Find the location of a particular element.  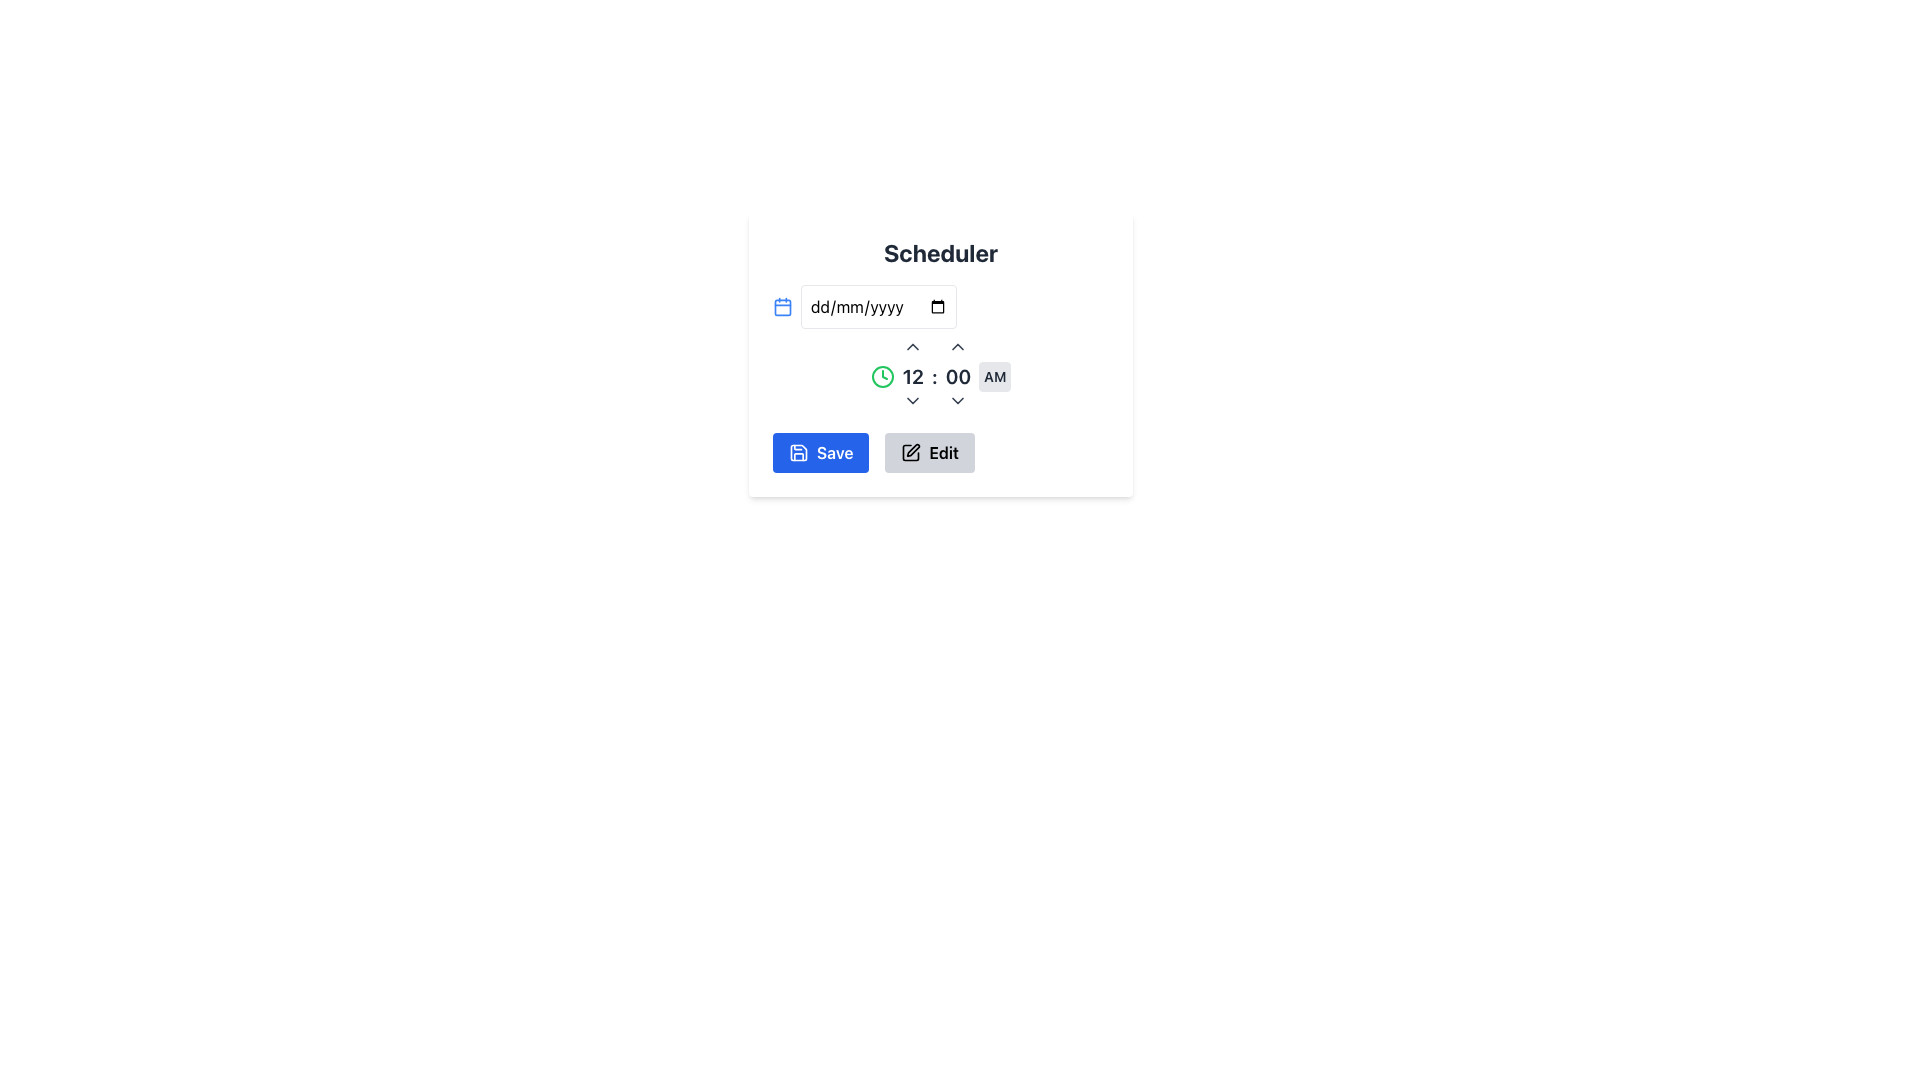

the down arrow of the Time Picker to decrease the hour, which is positioned near the center of the scheduler interface and includes a green clock icon and interactive controls is located at coordinates (939, 377).